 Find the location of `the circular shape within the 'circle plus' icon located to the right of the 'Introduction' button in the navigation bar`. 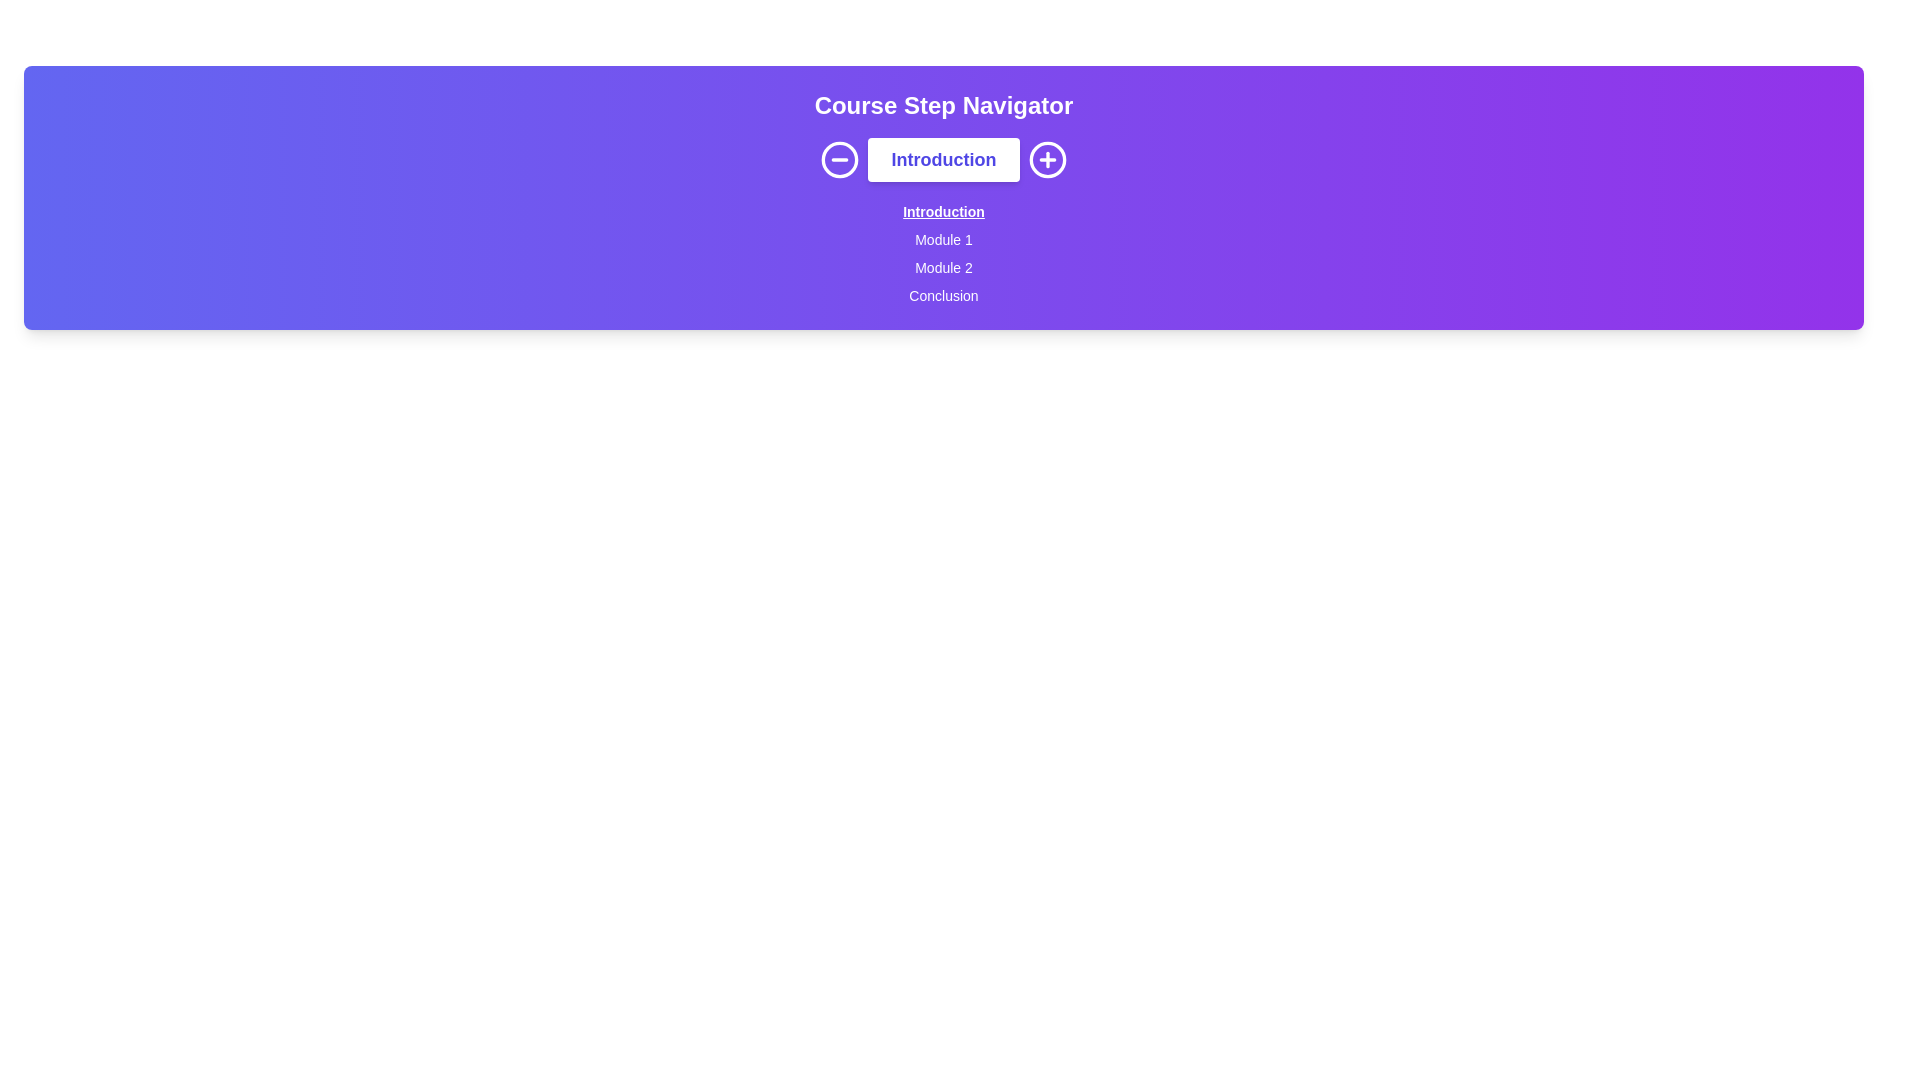

the circular shape within the 'circle plus' icon located to the right of the 'Introduction' button in the navigation bar is located at coordinates (1047, 158).